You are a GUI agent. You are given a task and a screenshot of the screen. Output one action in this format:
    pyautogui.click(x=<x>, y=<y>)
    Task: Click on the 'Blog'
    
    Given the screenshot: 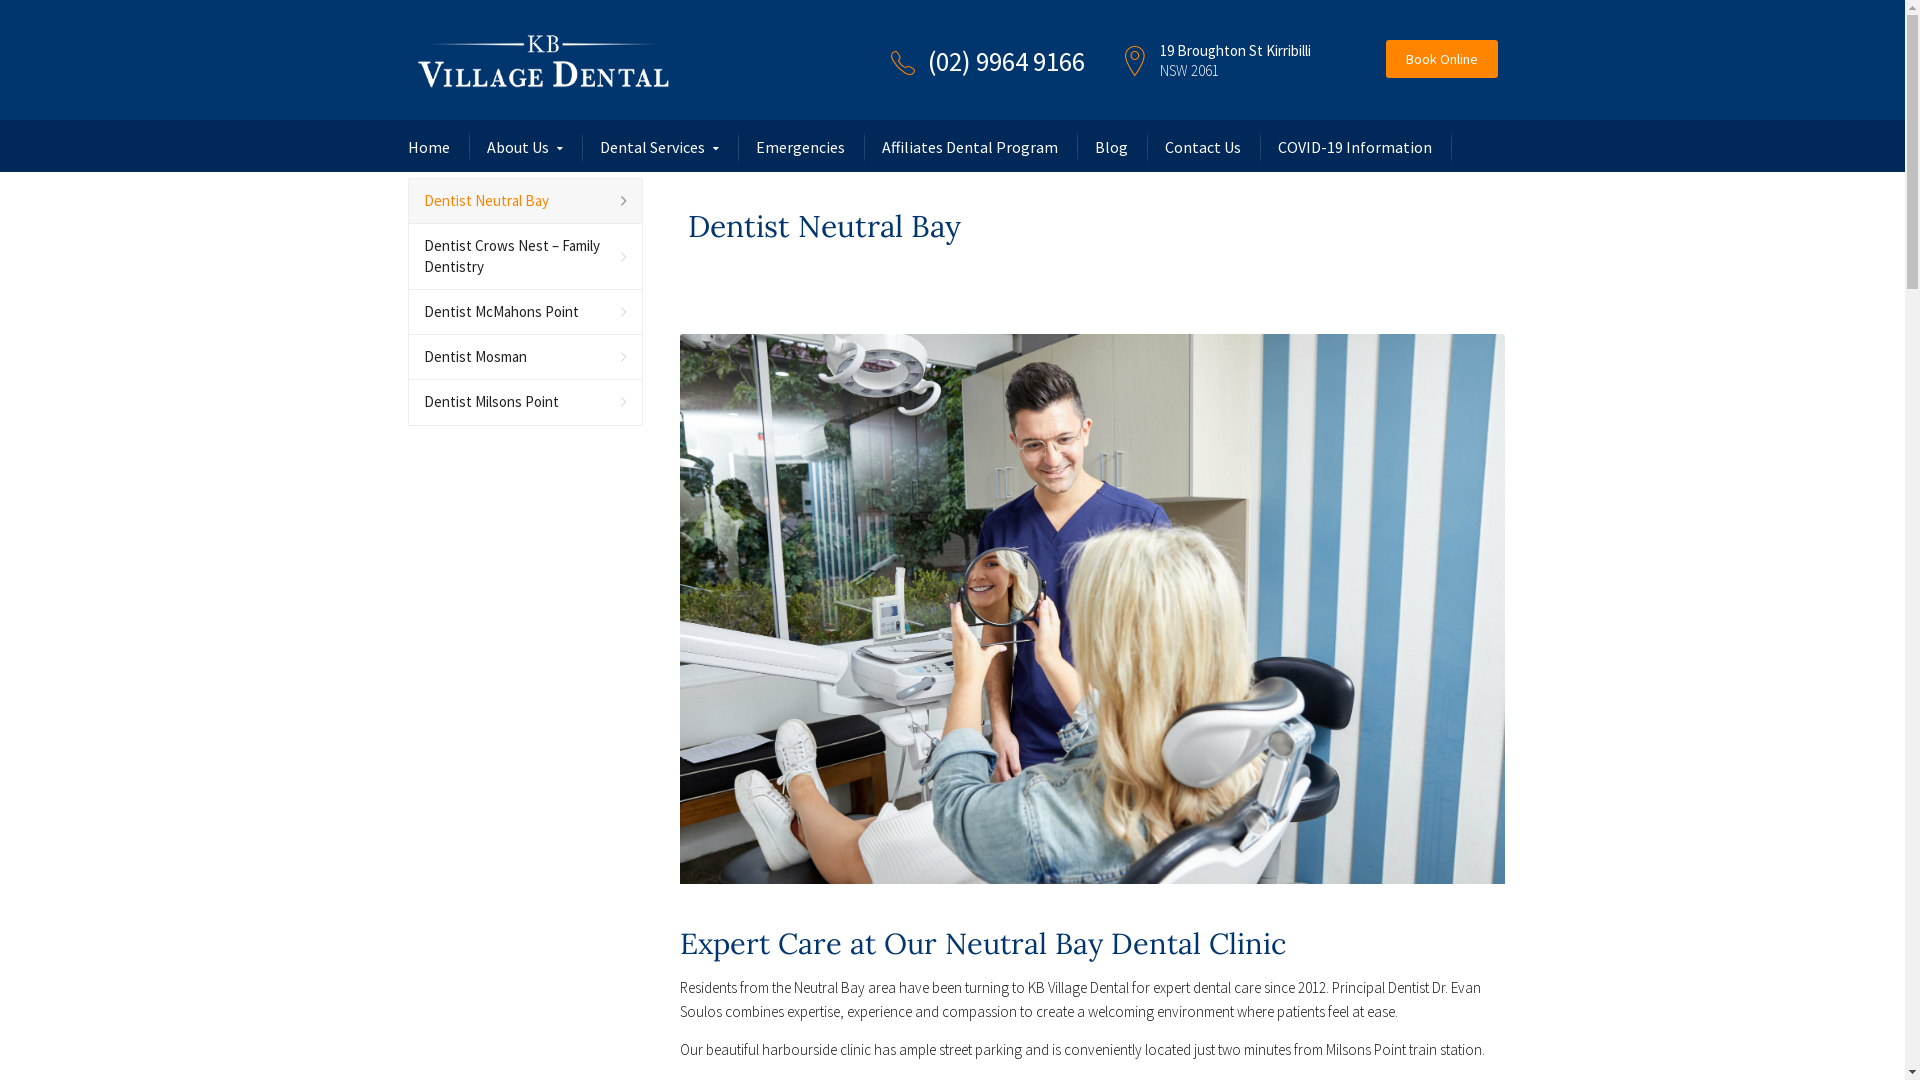 What is the action you would take?
    pyautogui.click(x=1109, y=145)
    